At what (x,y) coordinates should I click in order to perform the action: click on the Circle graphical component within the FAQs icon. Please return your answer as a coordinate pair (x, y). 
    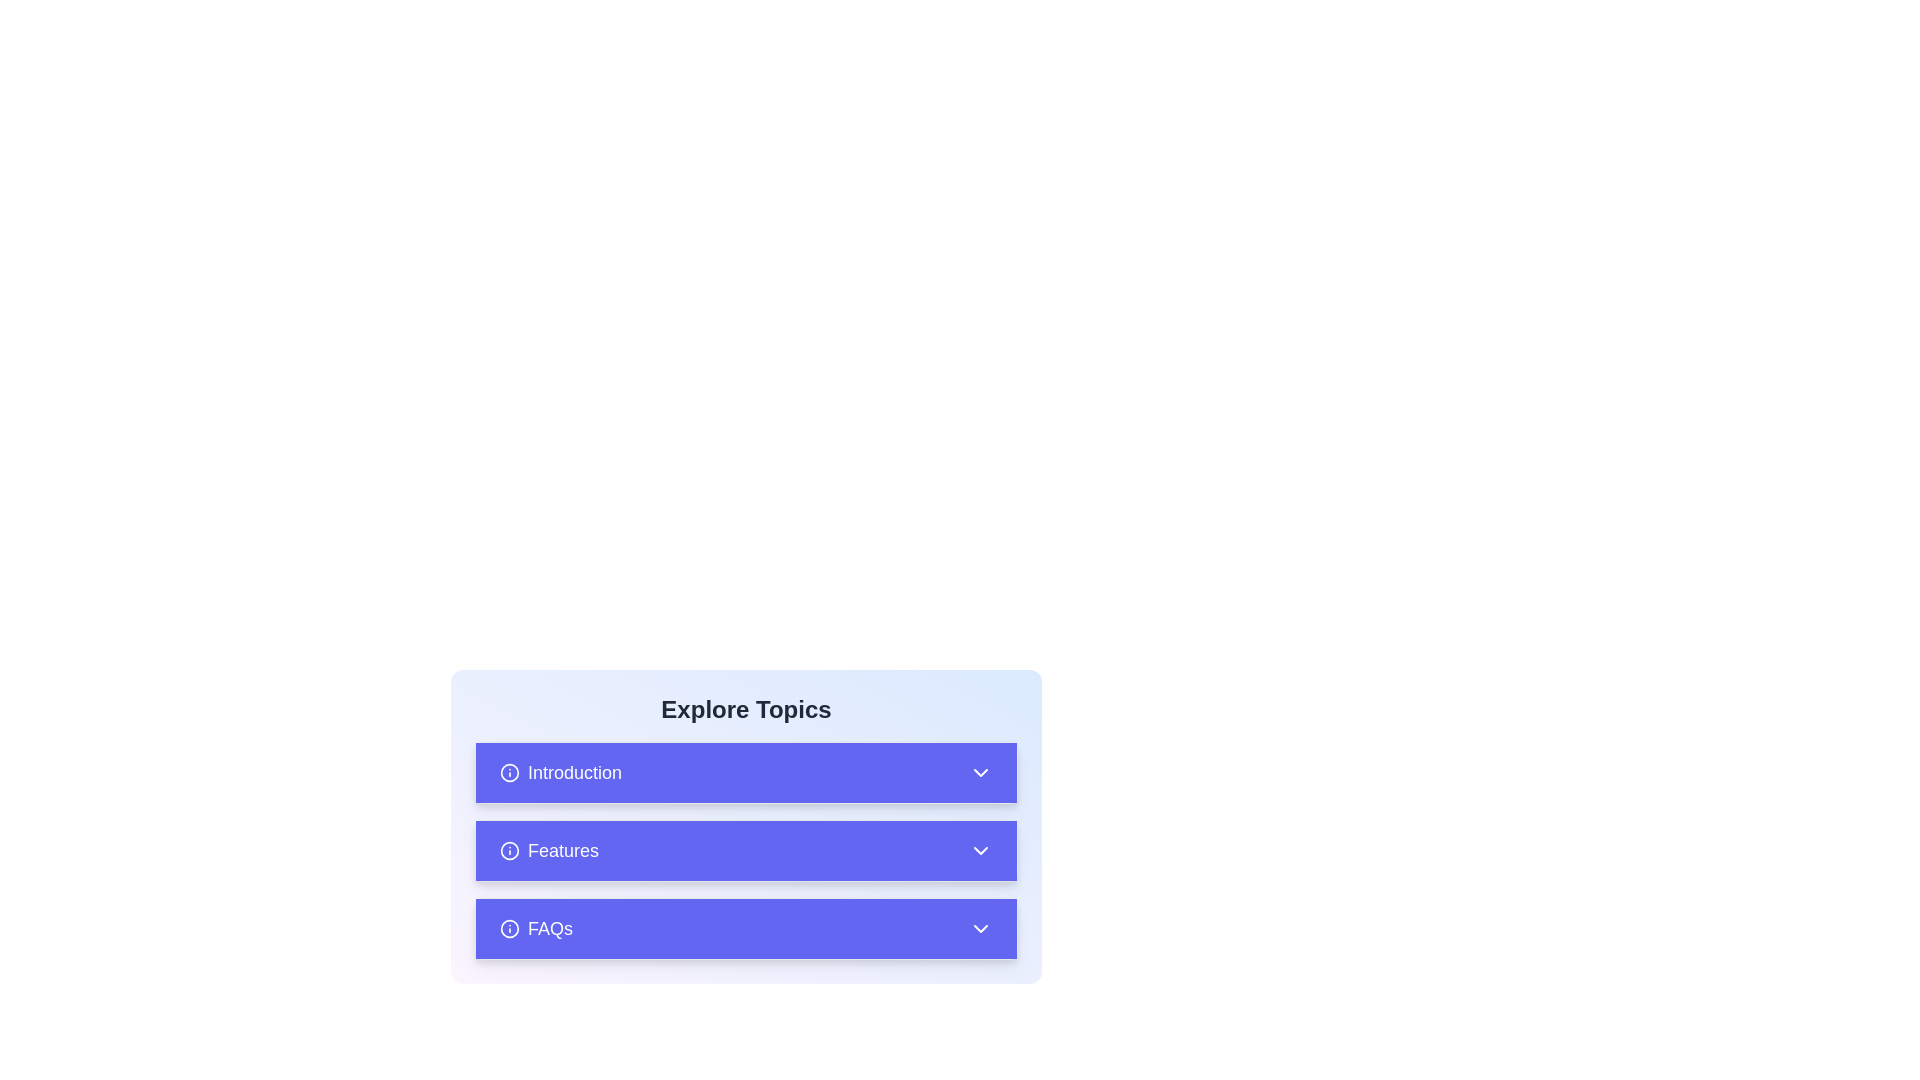
    Looking at the image, I should click on (509, 929).